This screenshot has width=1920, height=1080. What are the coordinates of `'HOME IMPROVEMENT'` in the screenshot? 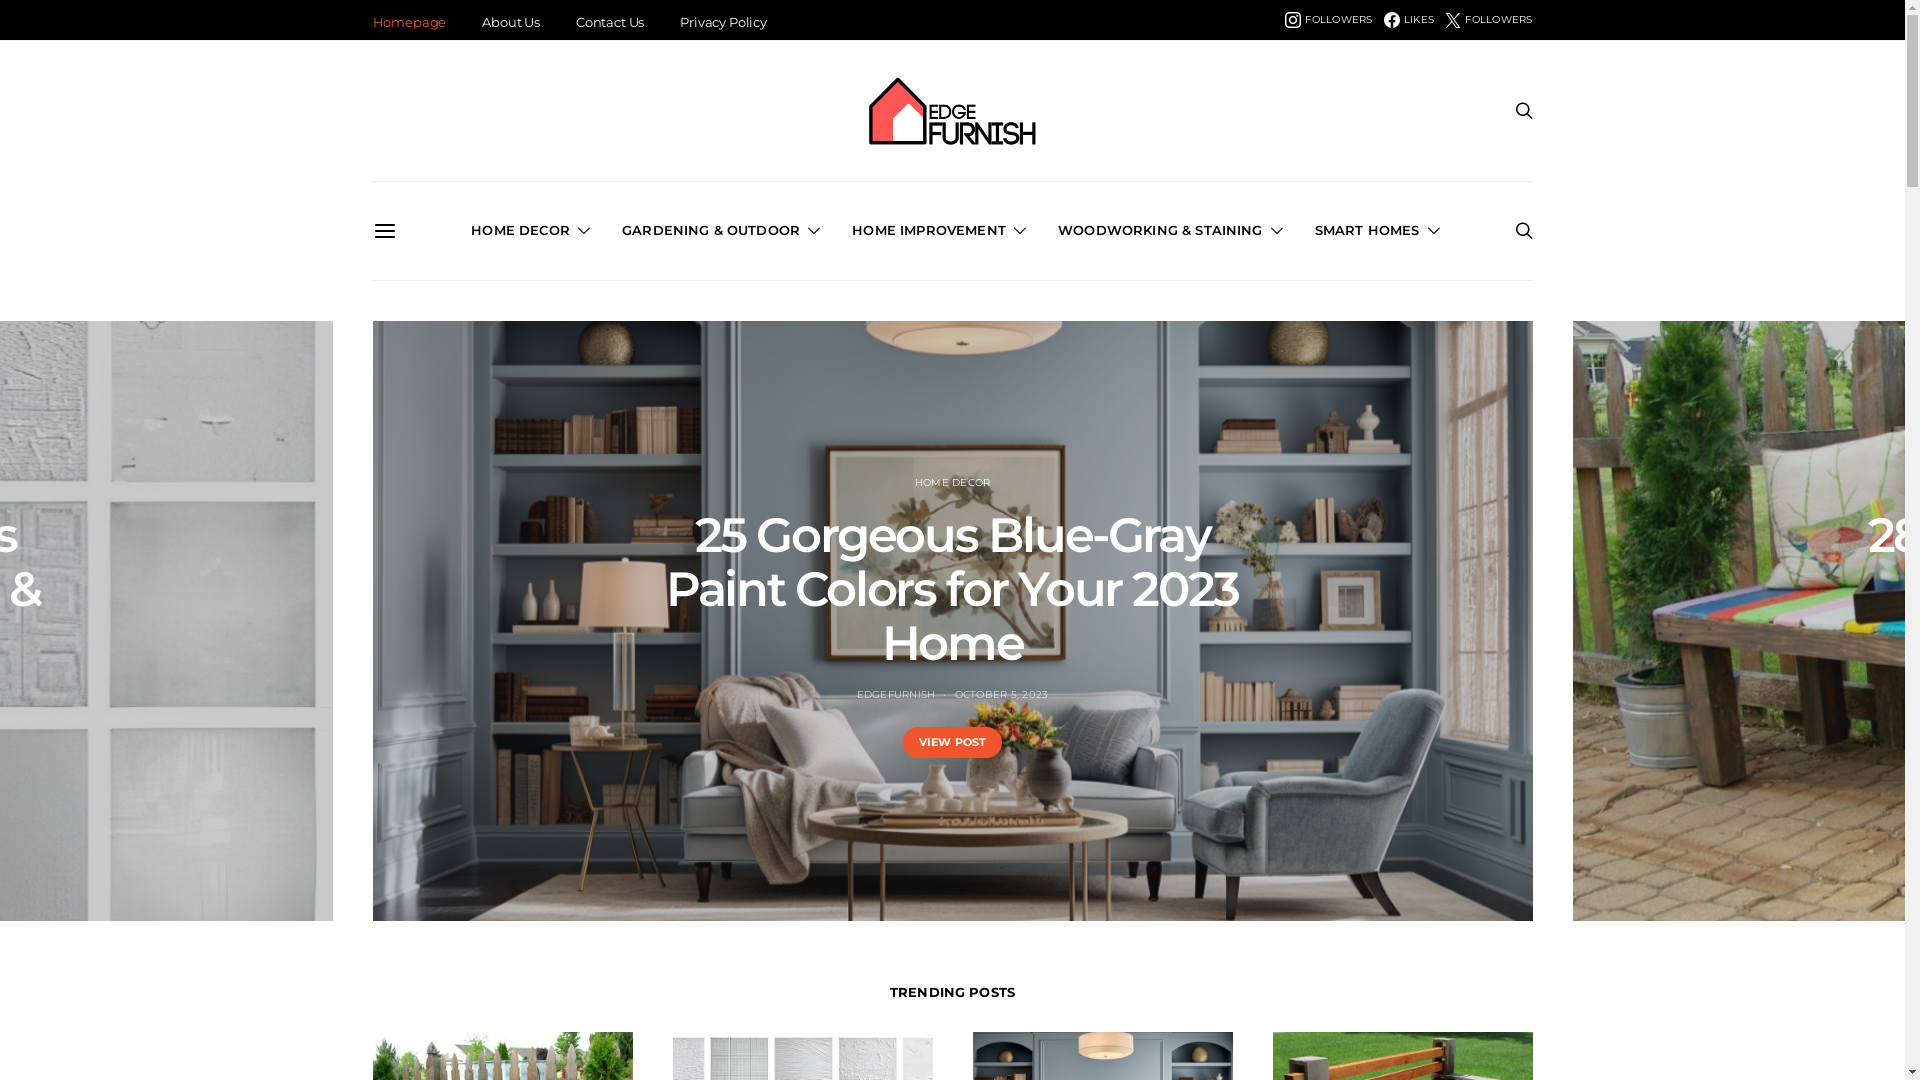 It's located at (851, 230).